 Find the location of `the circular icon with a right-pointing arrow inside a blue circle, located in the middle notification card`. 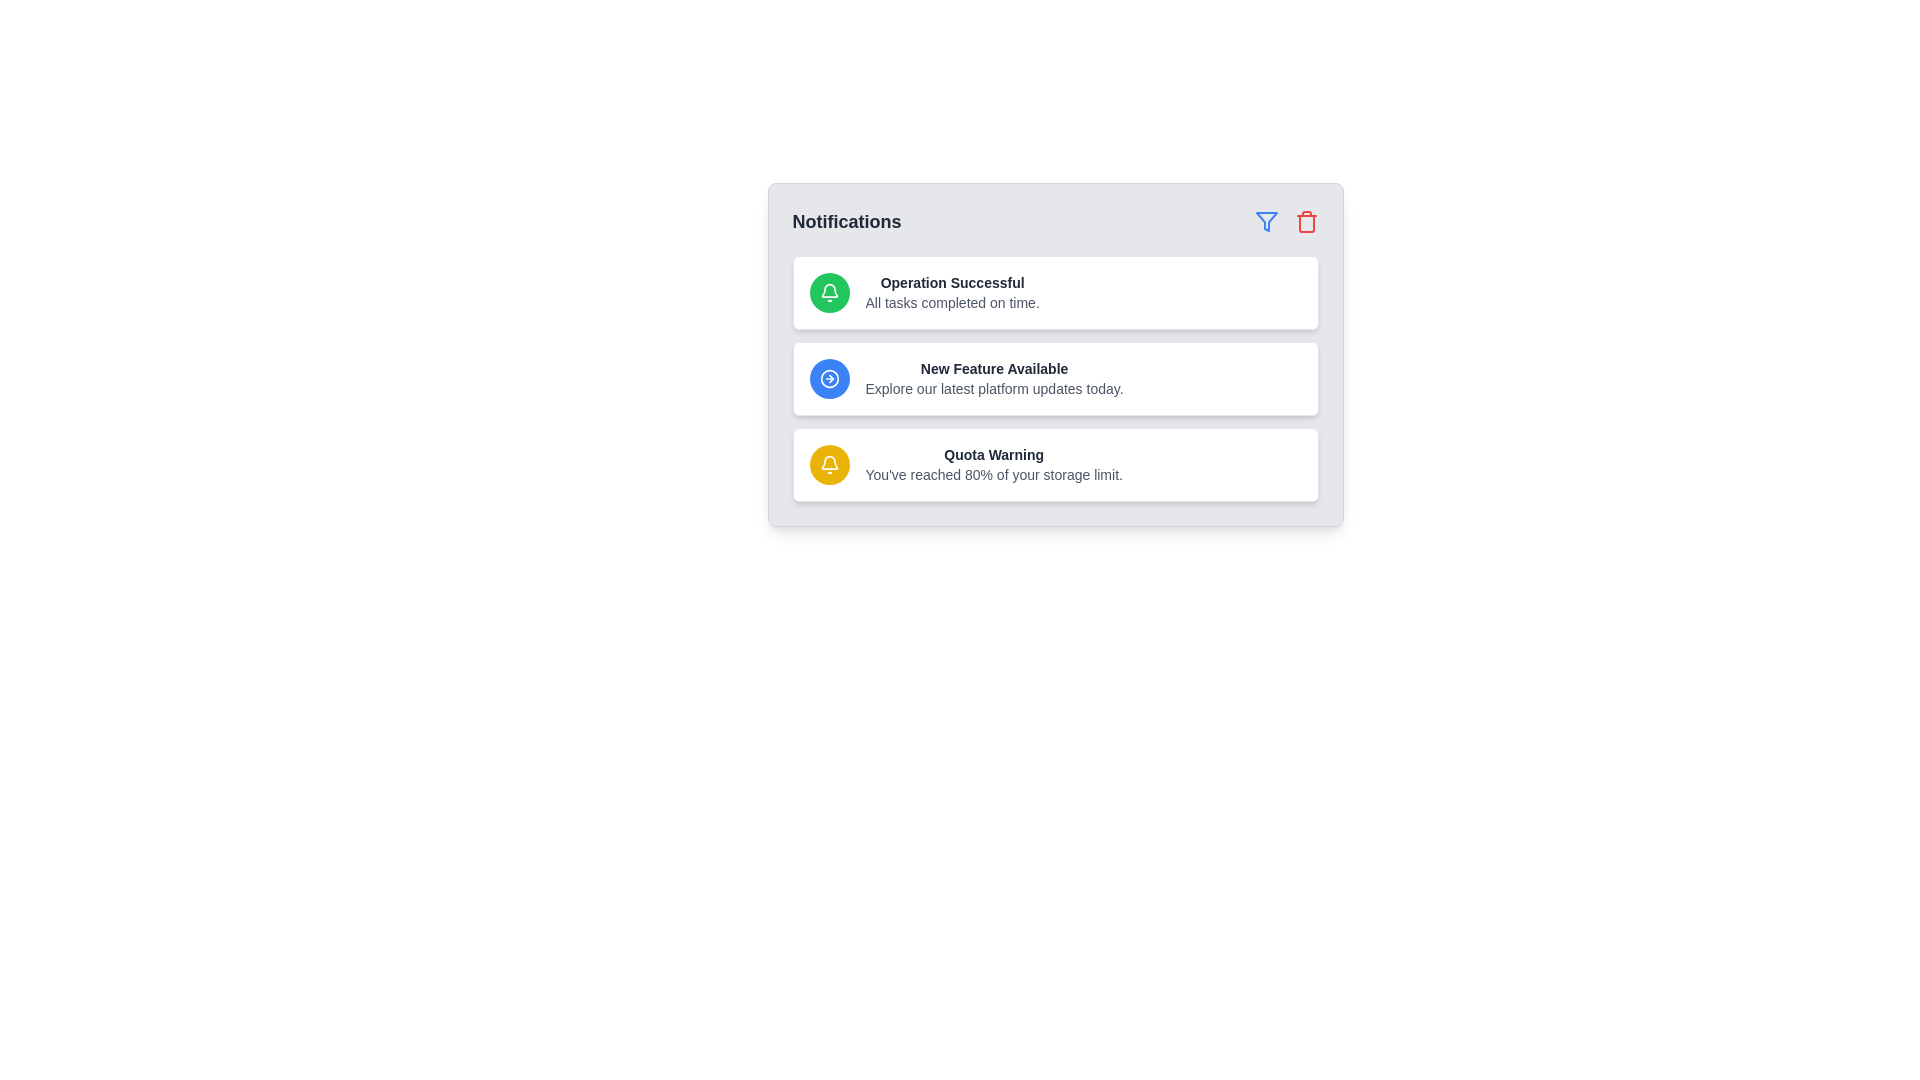

the circular icon with a right-pointing arrow inside a blue circle, located in the middle notification card is located at coordinates (829, 378).